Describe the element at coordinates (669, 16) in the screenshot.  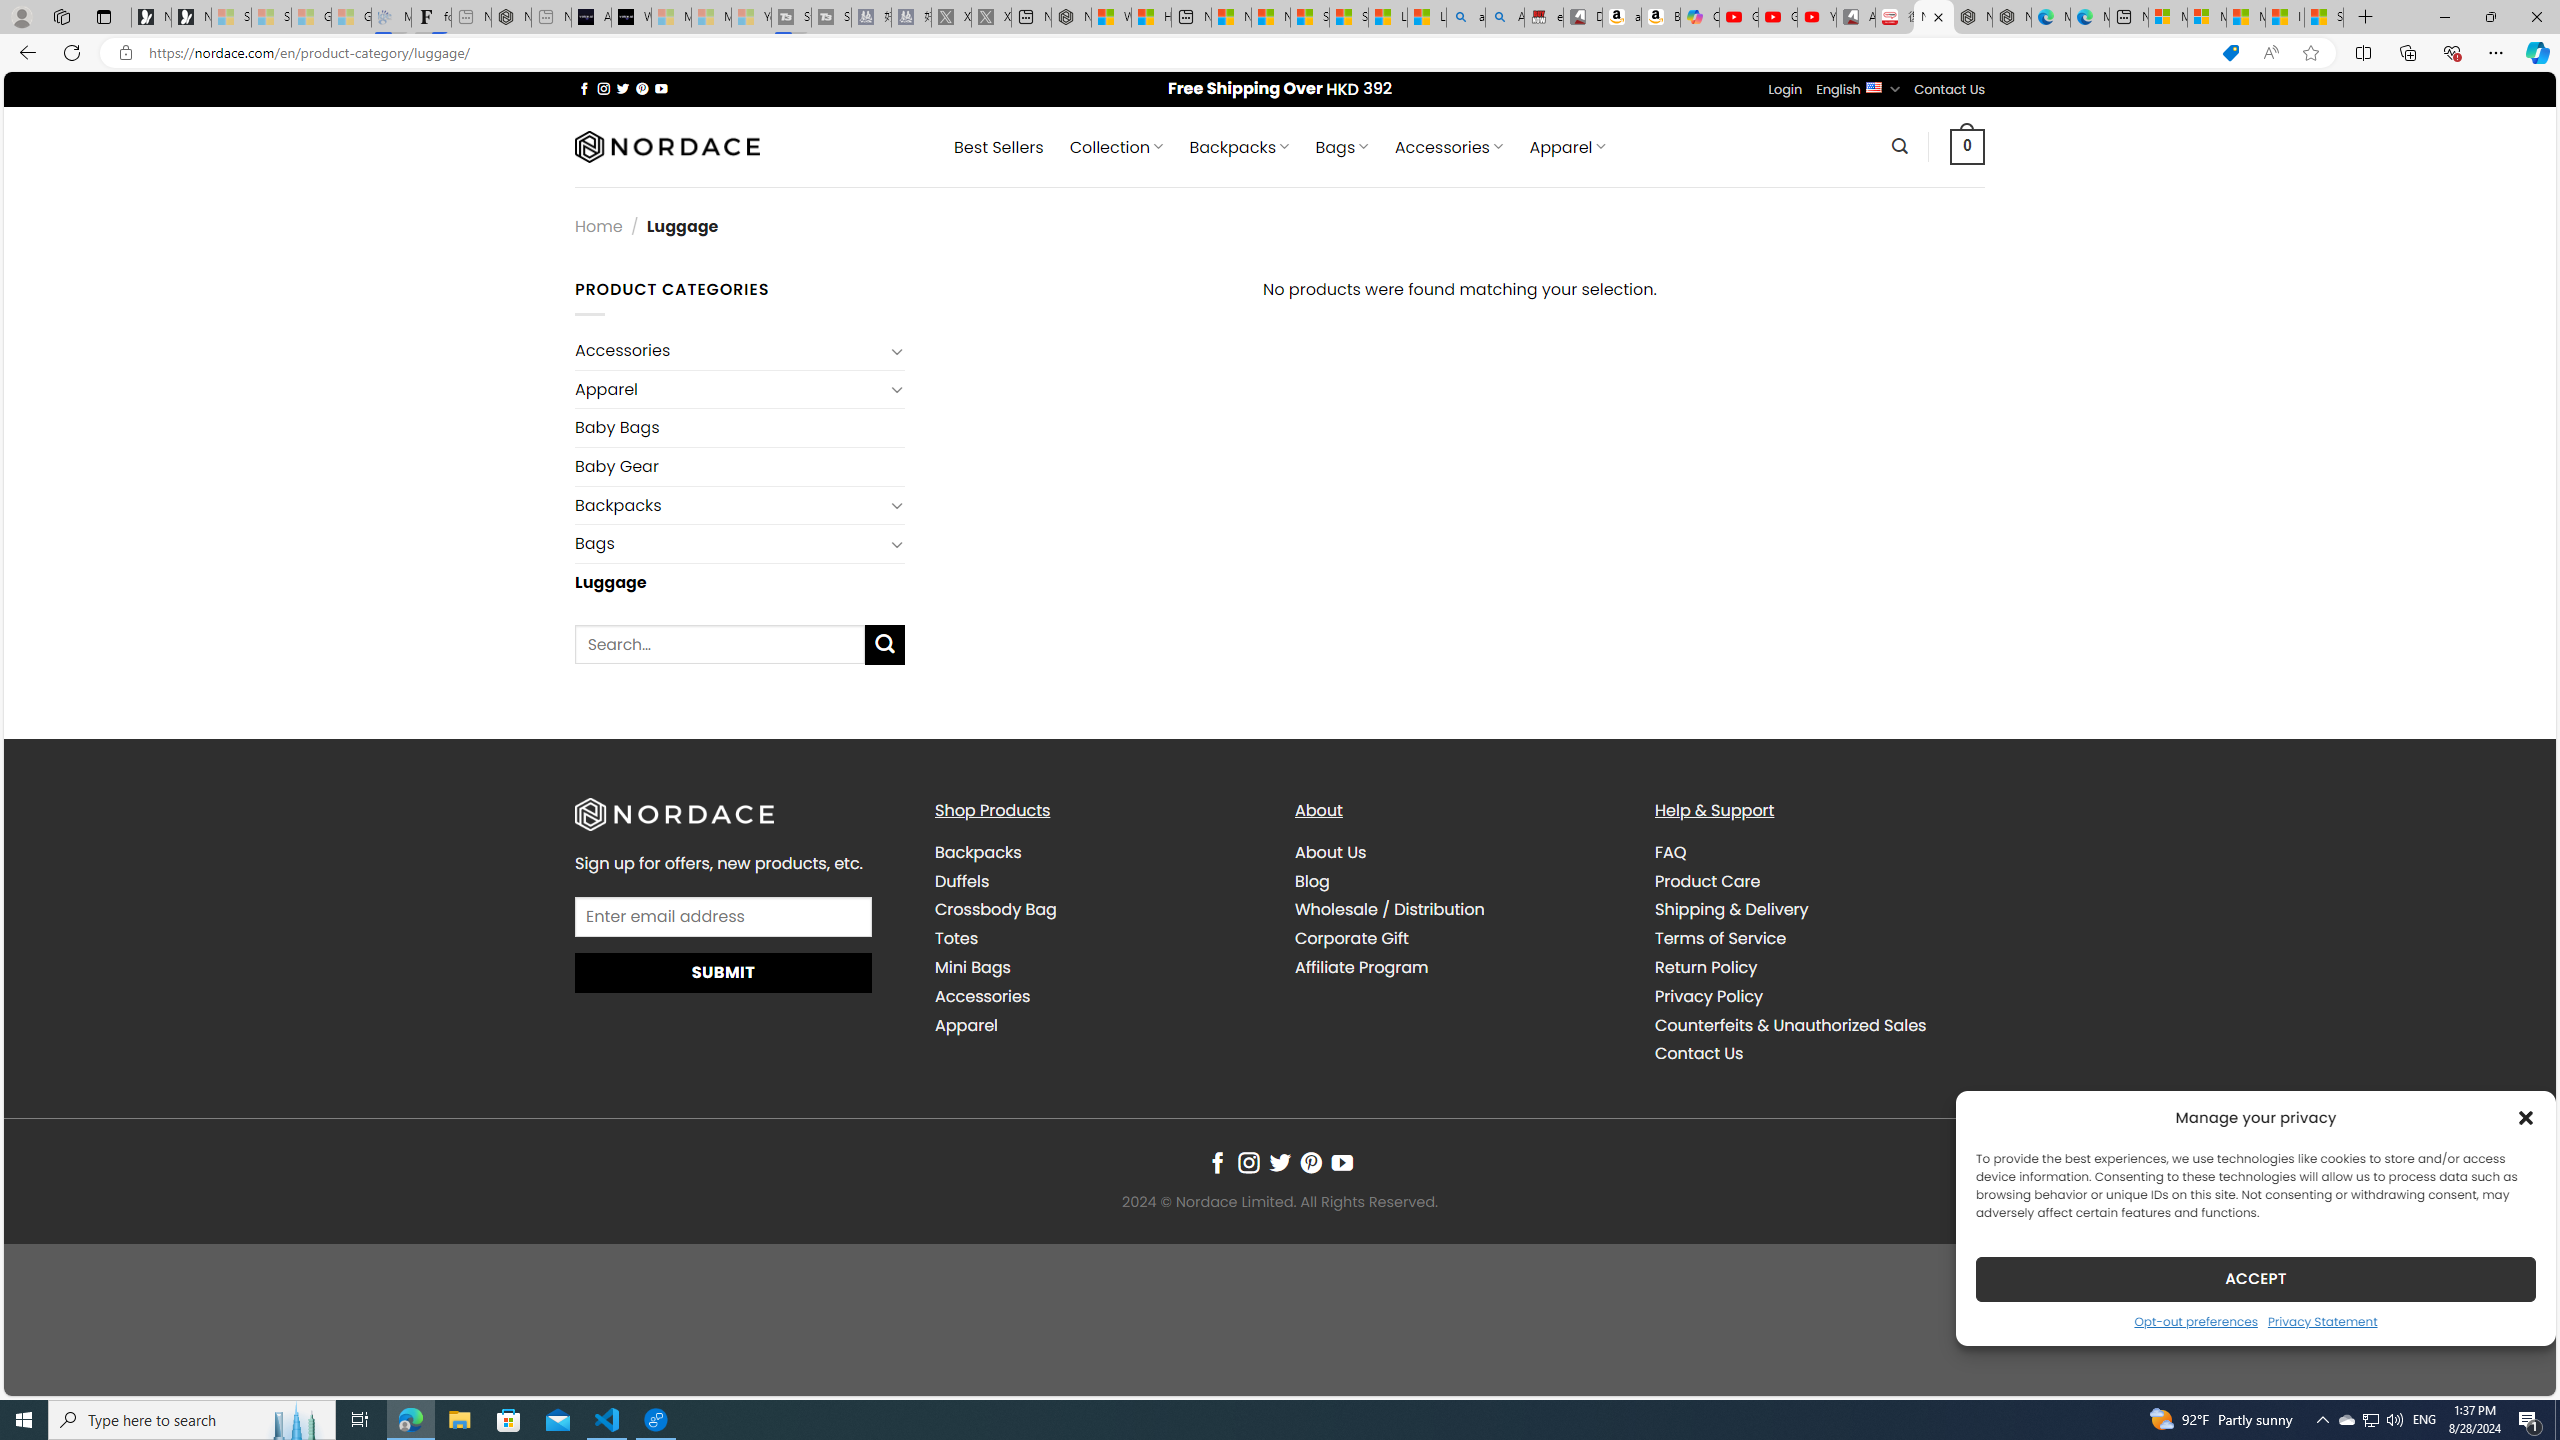
I see `'Microsoft Start Sports - Sleeping'` at that location.